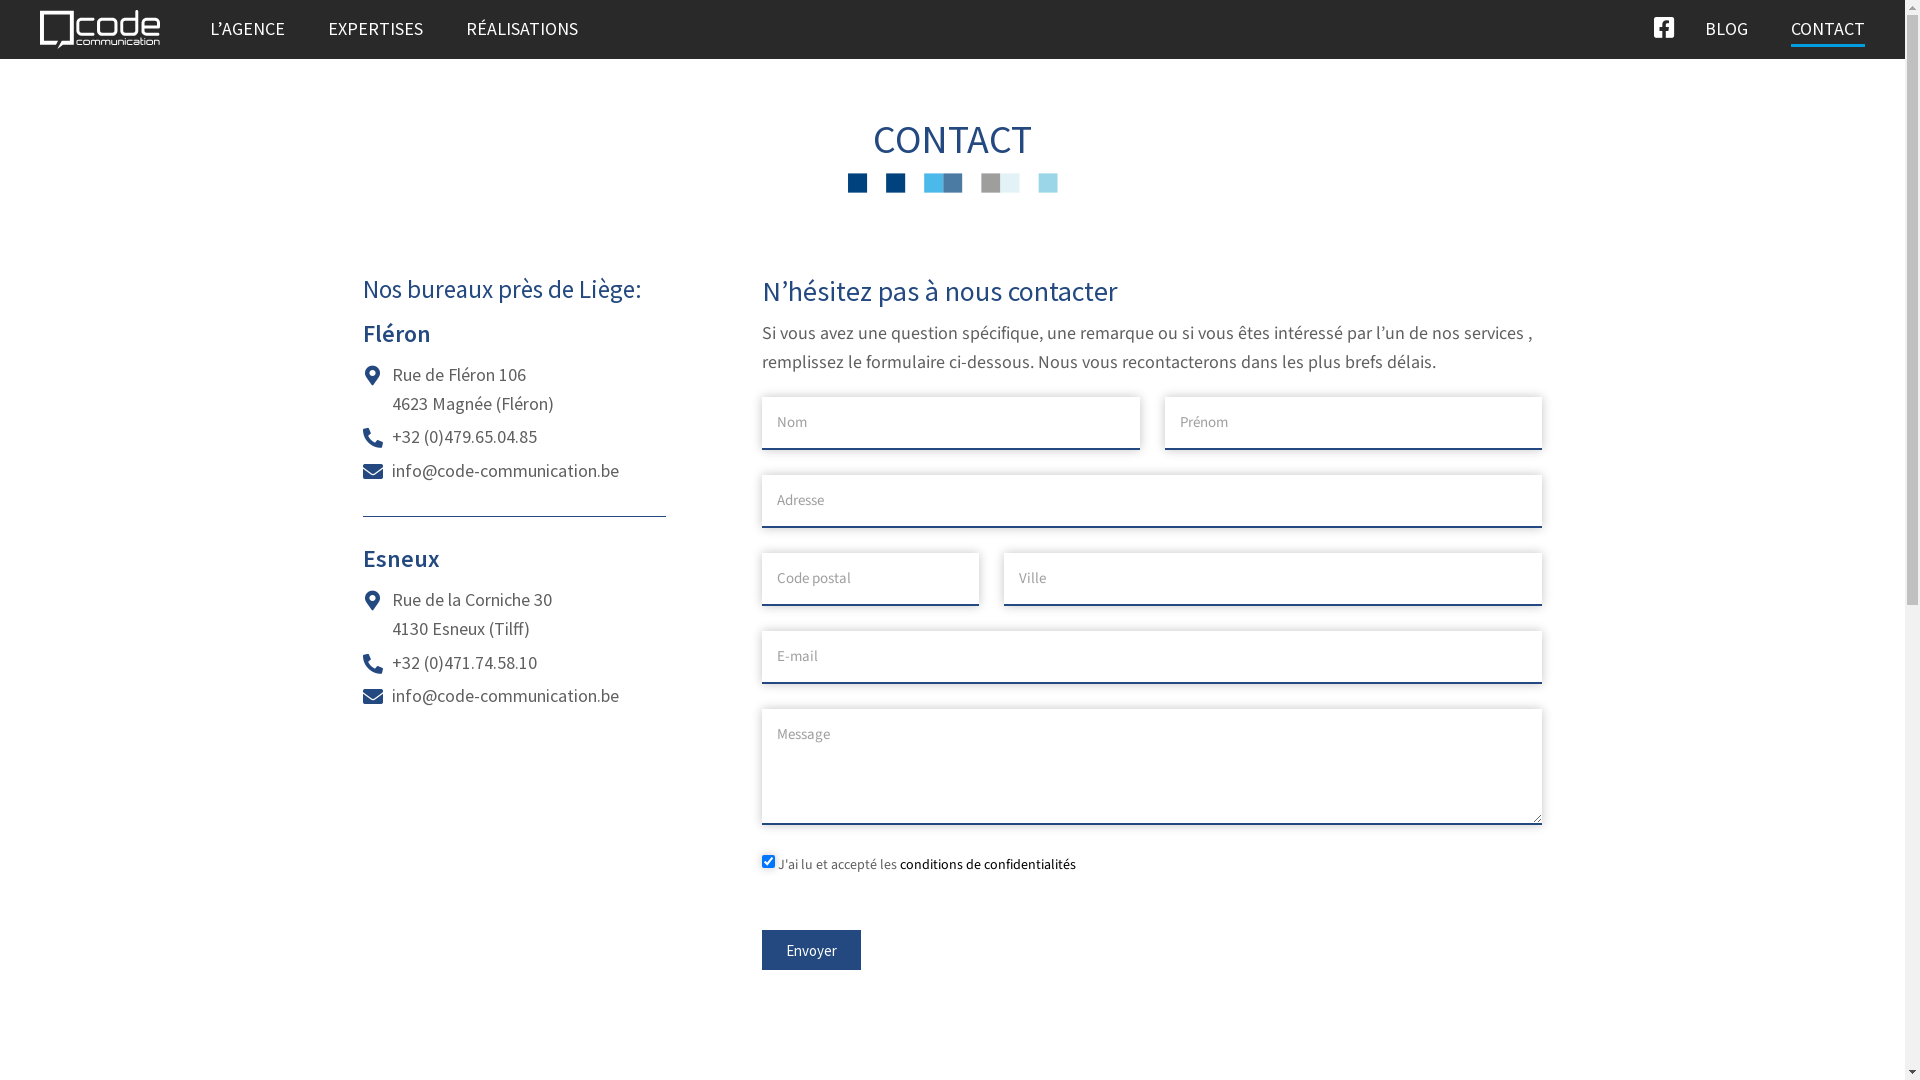 This screenshot has height=1080, width=1920. I want to click on 'info@code-communication.be', so click(505, 470).